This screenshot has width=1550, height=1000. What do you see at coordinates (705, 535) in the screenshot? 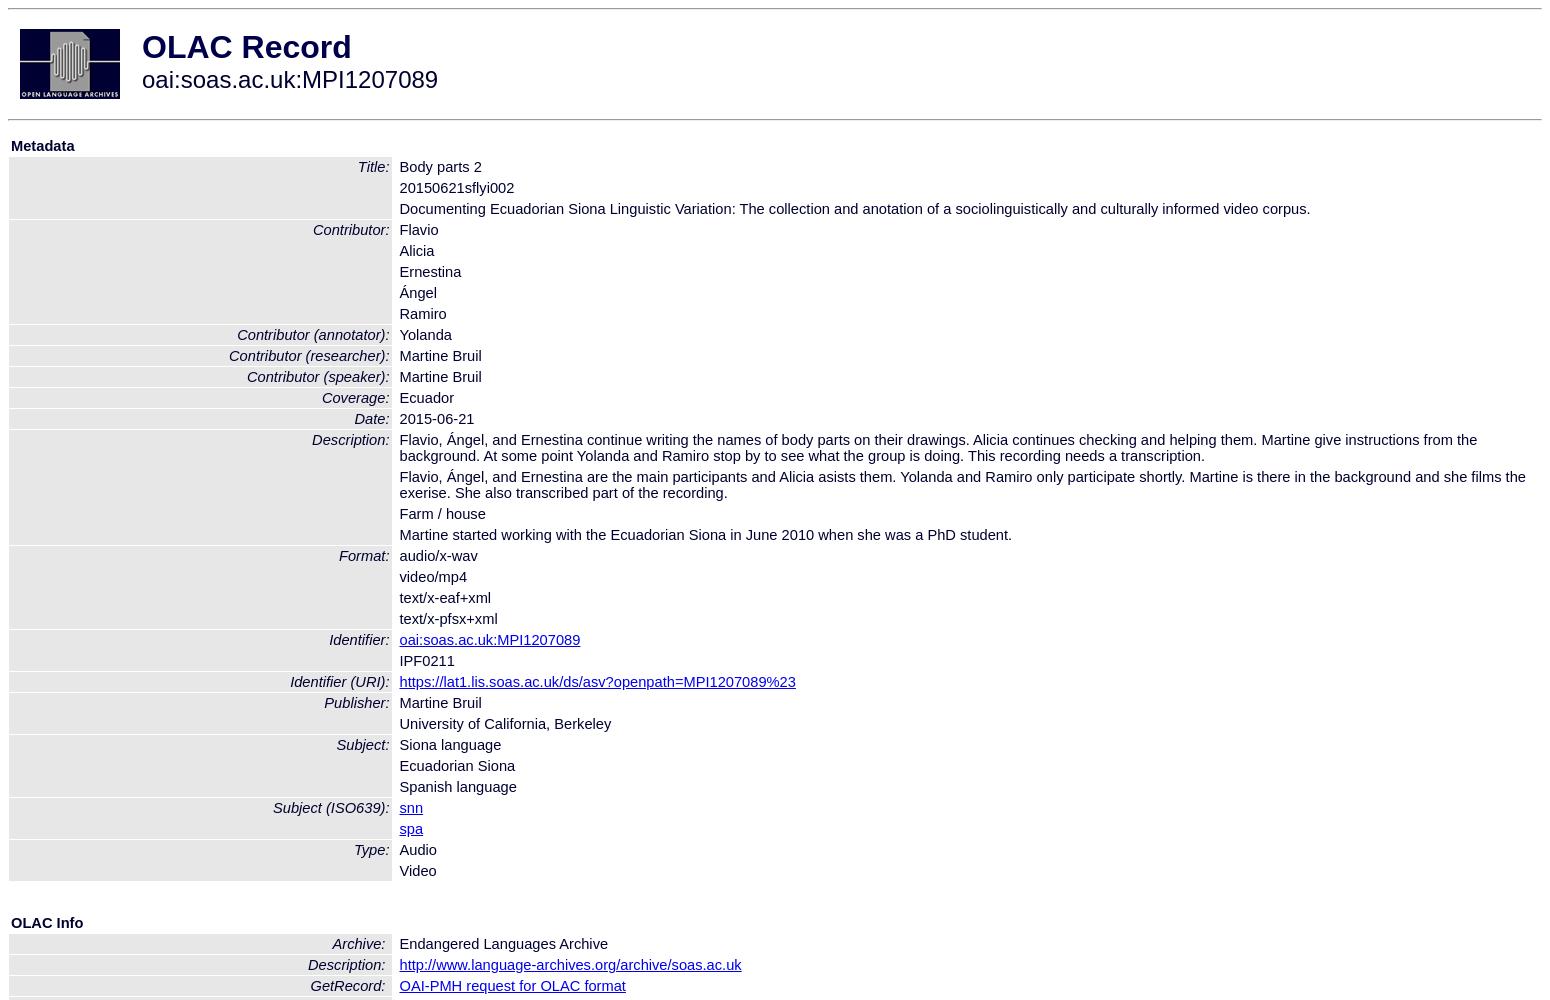
I see `'Martine started working with the Ecuadorian Siona in June 2010 when she was a PhD student.'` at bounding box center [705, 535].